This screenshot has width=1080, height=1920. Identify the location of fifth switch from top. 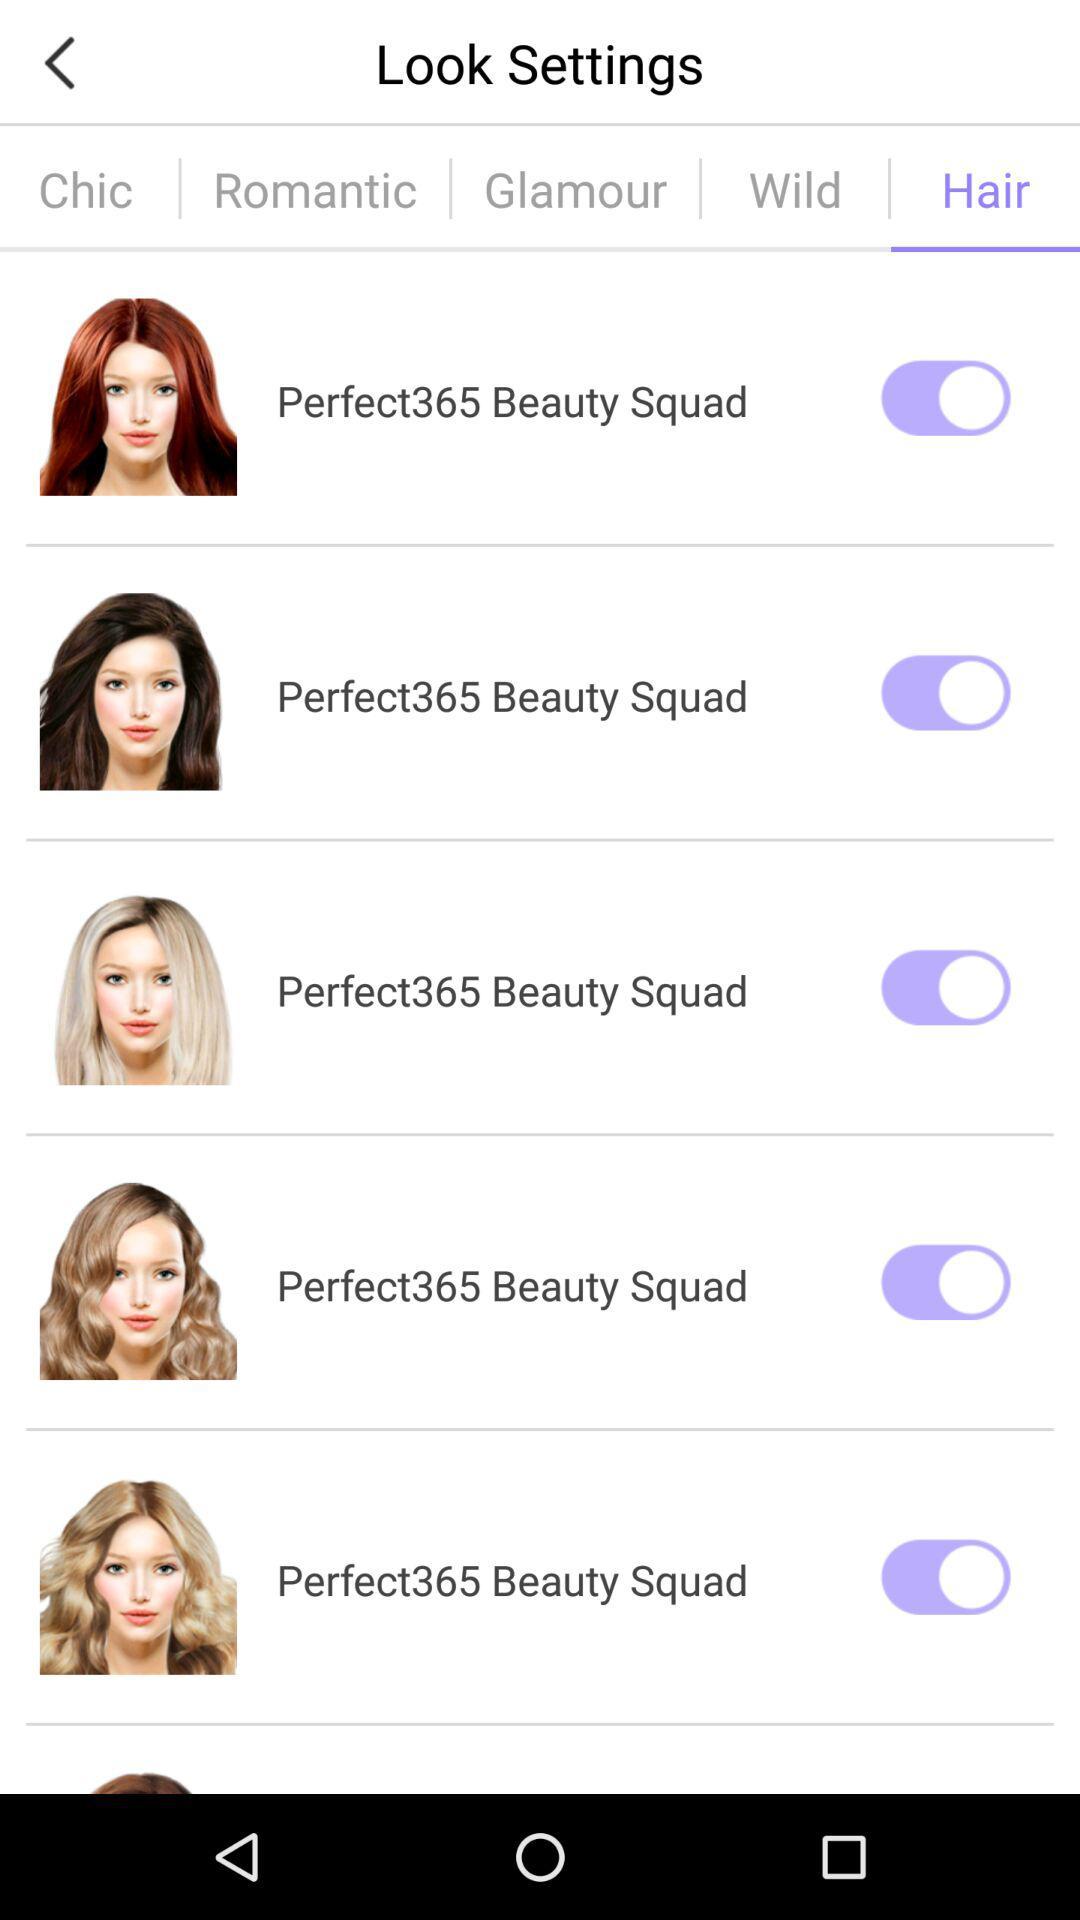
(945, 1575).